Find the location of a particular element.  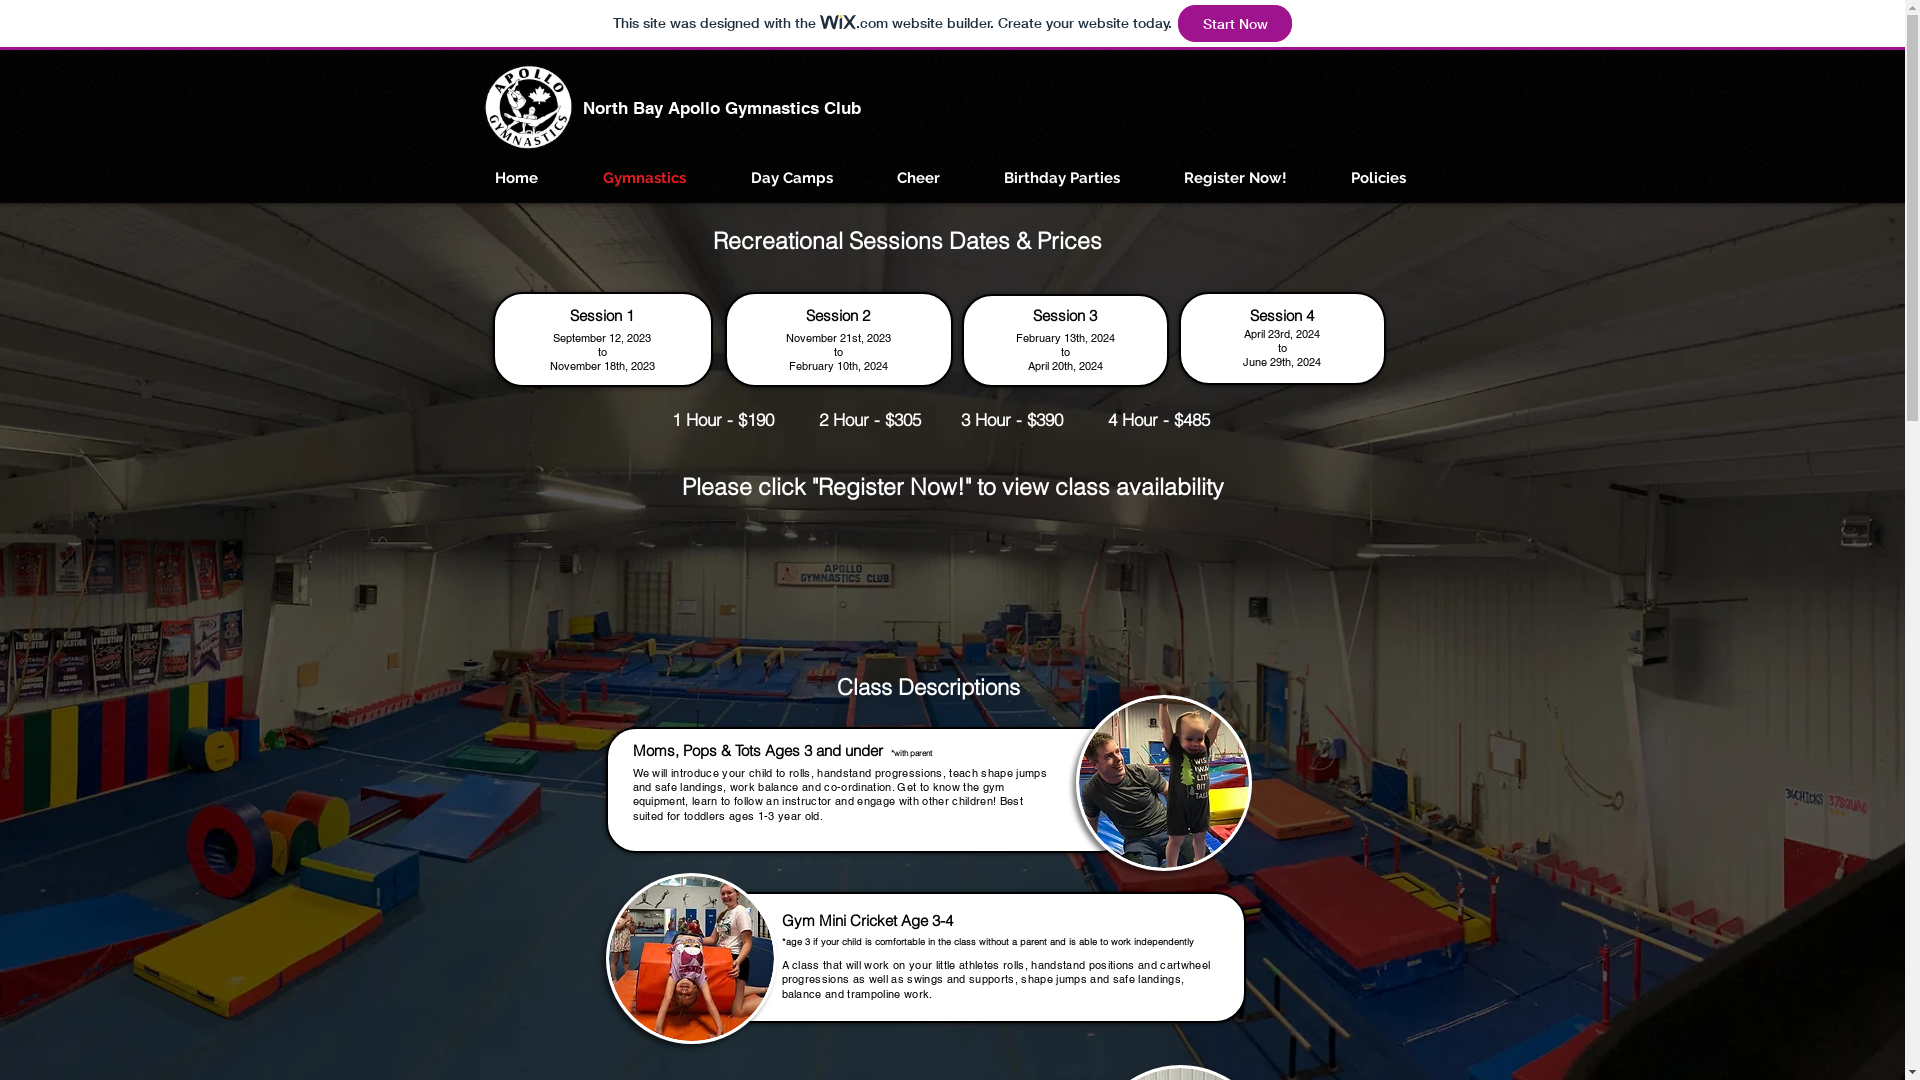

'Day Camps' is located at coordinates (790, 176).